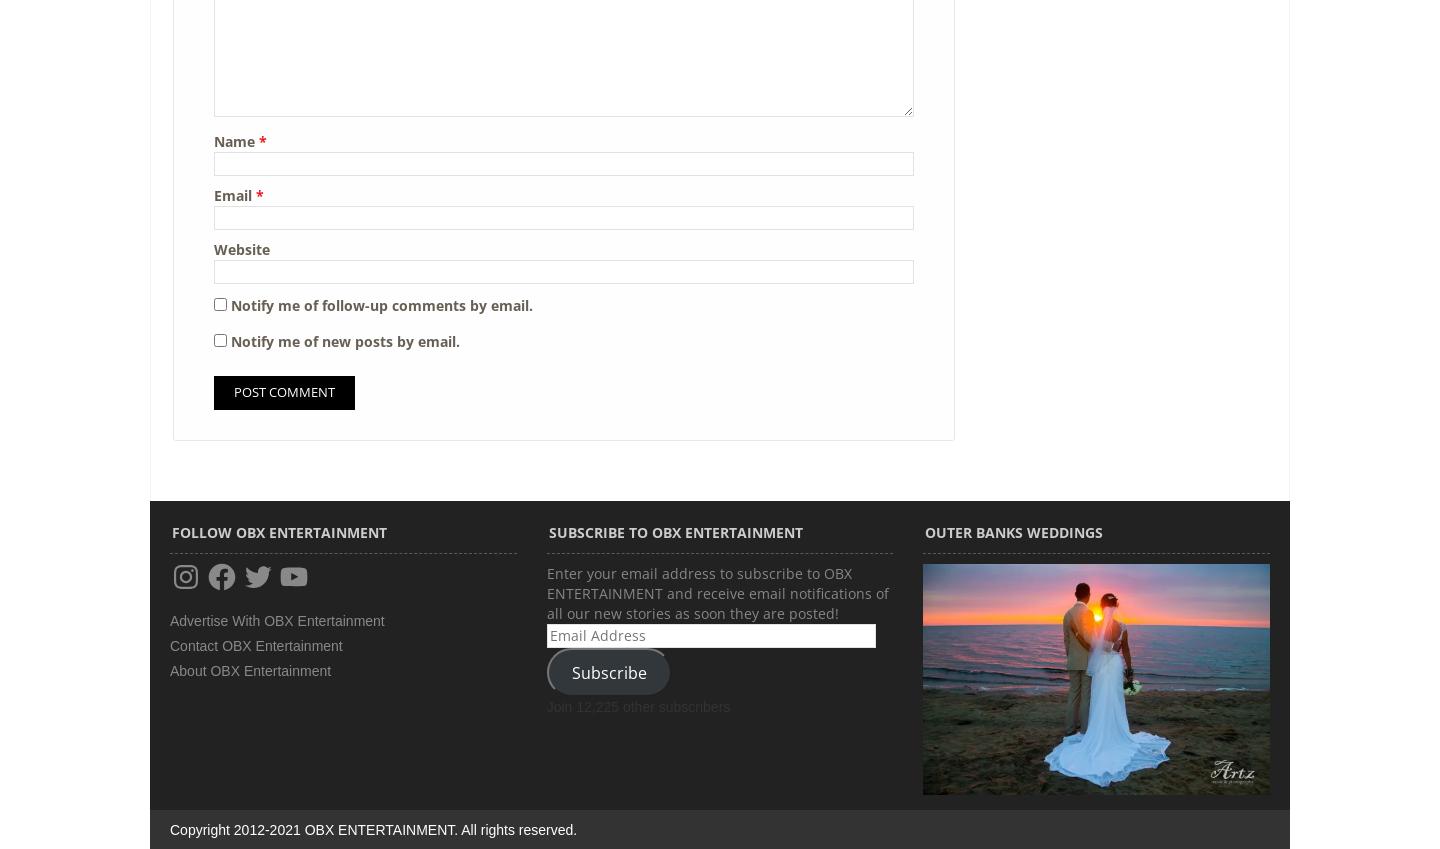 Image resolution: width=1440 pixels, height=849 pixels. Describe the element at coordinates (381, 304) in the screenshot. I see `'Notify me of follow-up comments by email.'` at that location.